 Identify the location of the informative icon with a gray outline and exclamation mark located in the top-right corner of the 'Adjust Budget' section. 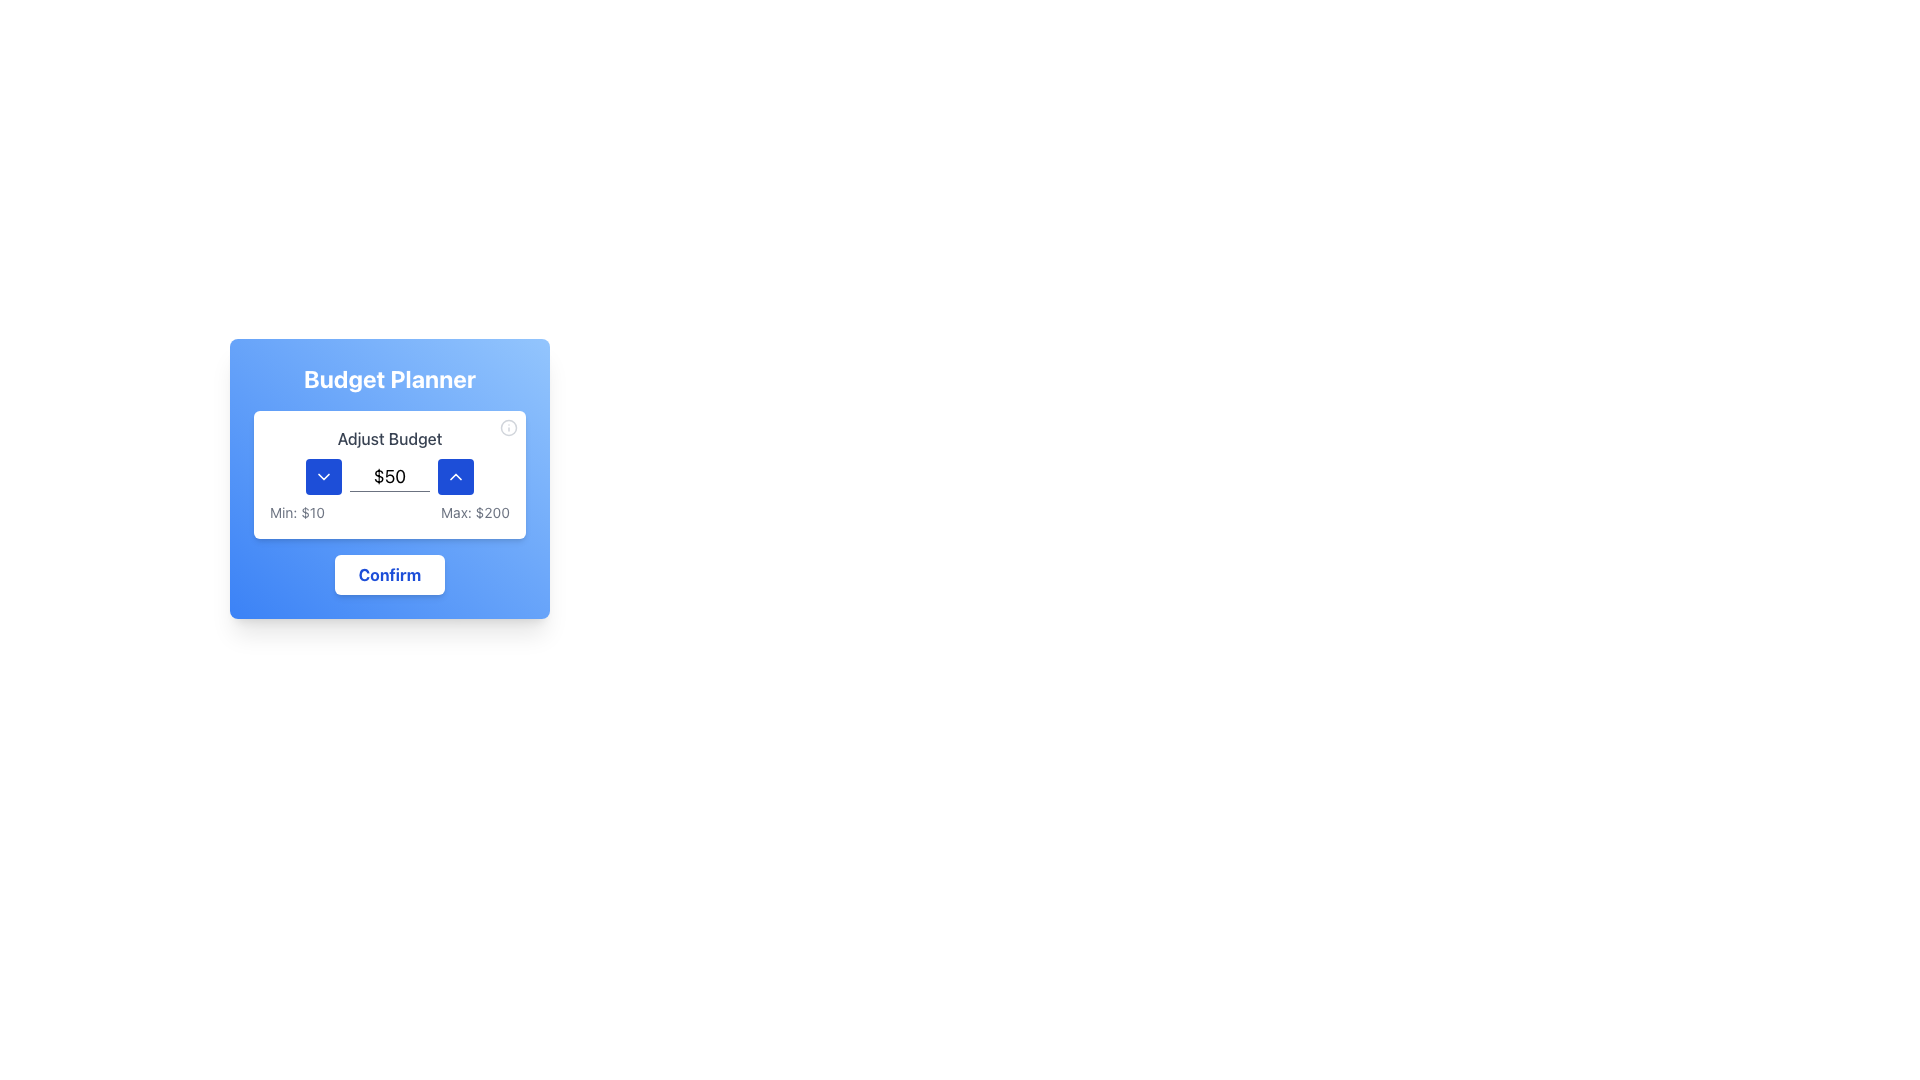
(508, 427).